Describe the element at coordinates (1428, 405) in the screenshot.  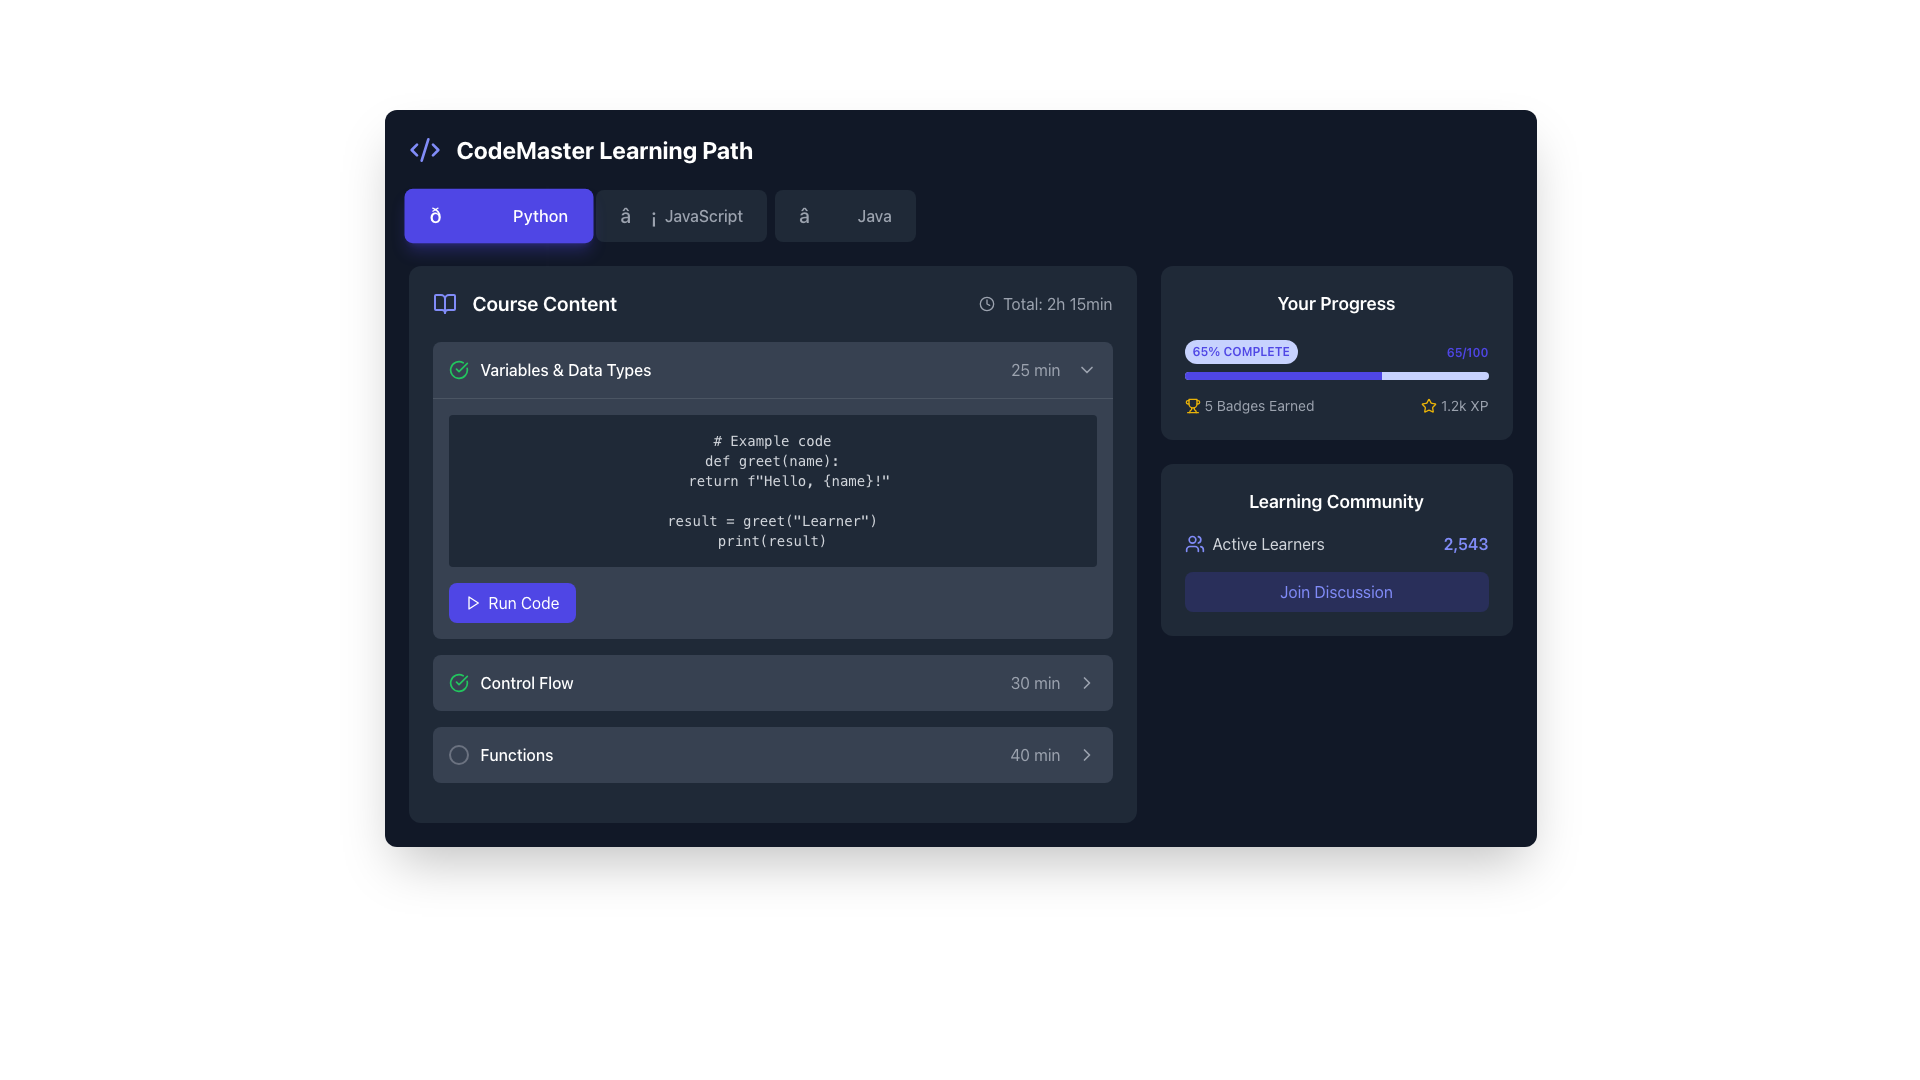
I see `the star icon representing experience points (XP) in the 'Your Progress' section, located to the left of the text '1.2k XP'` at that location.